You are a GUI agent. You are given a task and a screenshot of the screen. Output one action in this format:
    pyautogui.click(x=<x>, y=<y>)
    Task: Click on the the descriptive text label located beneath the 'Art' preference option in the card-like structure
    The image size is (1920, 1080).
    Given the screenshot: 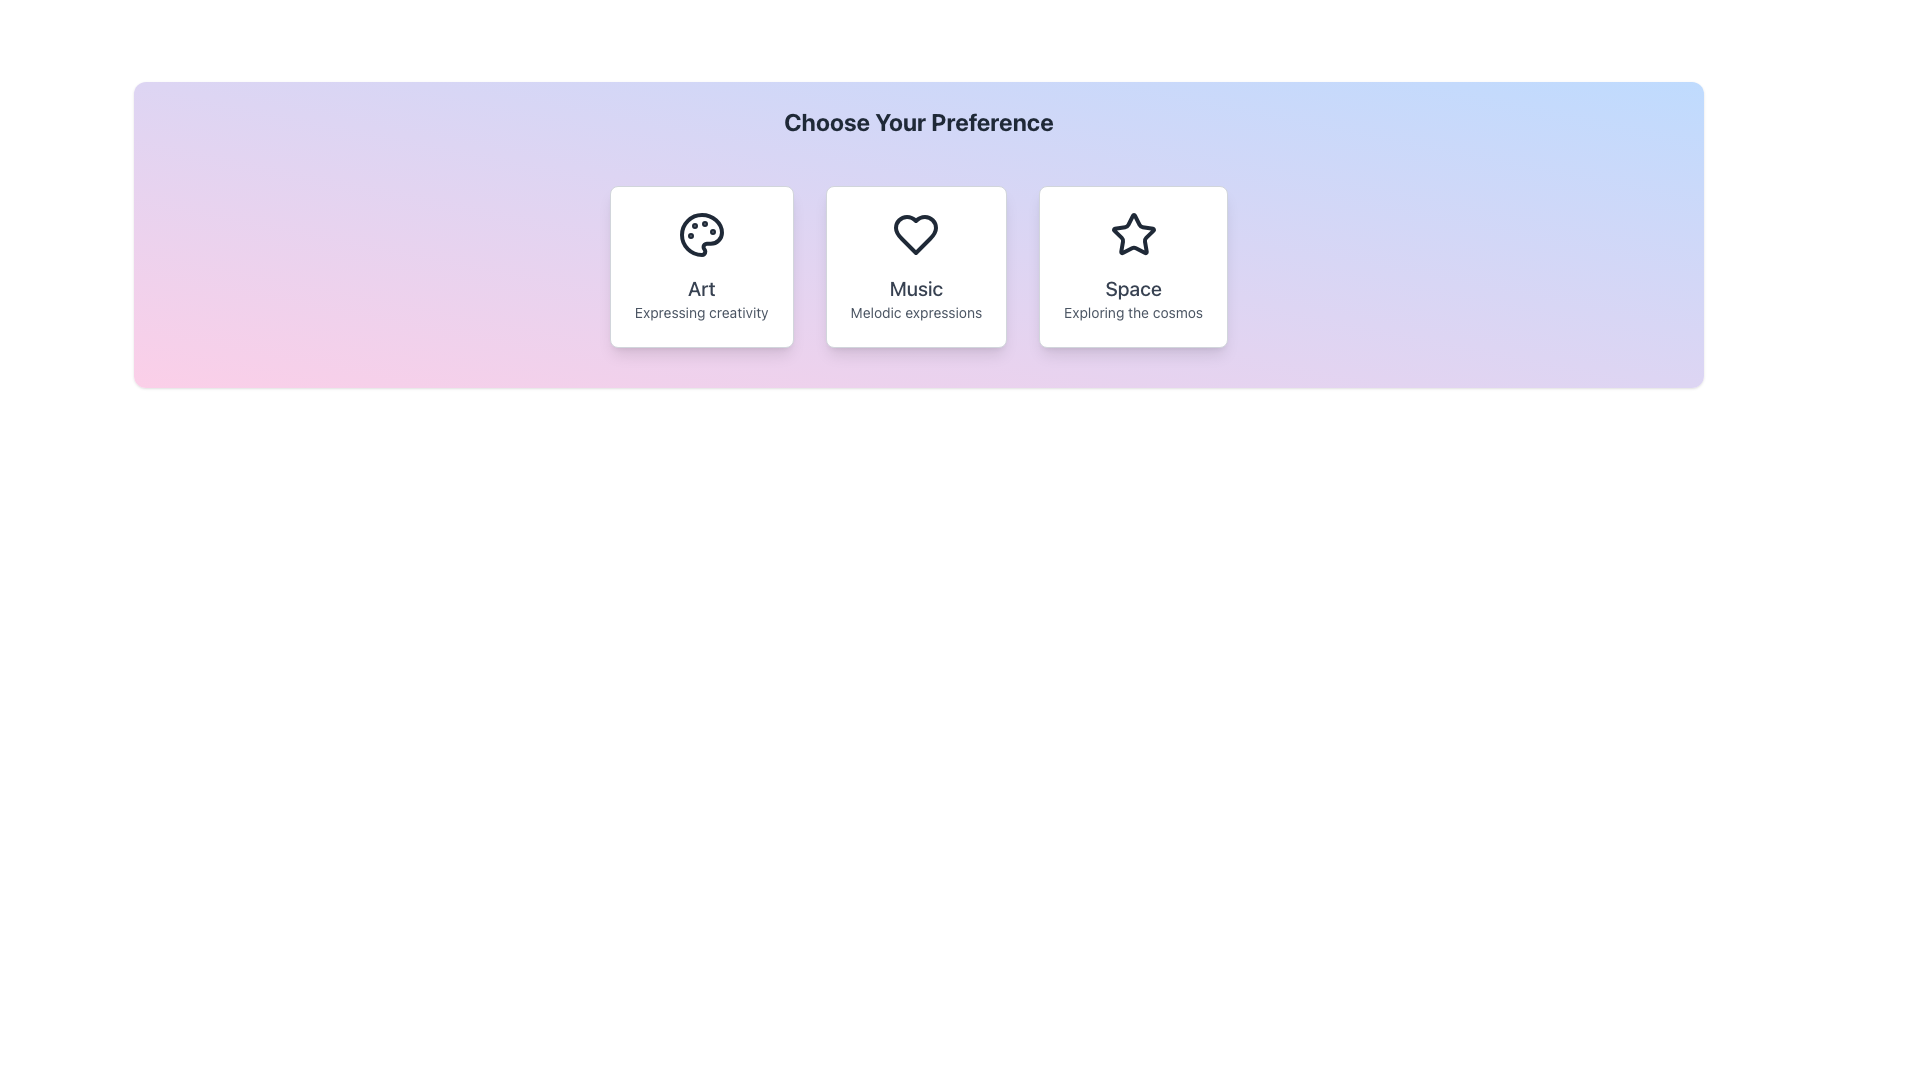 What is the action you would take?
    pyautogui.click(x=701, y=312)
    